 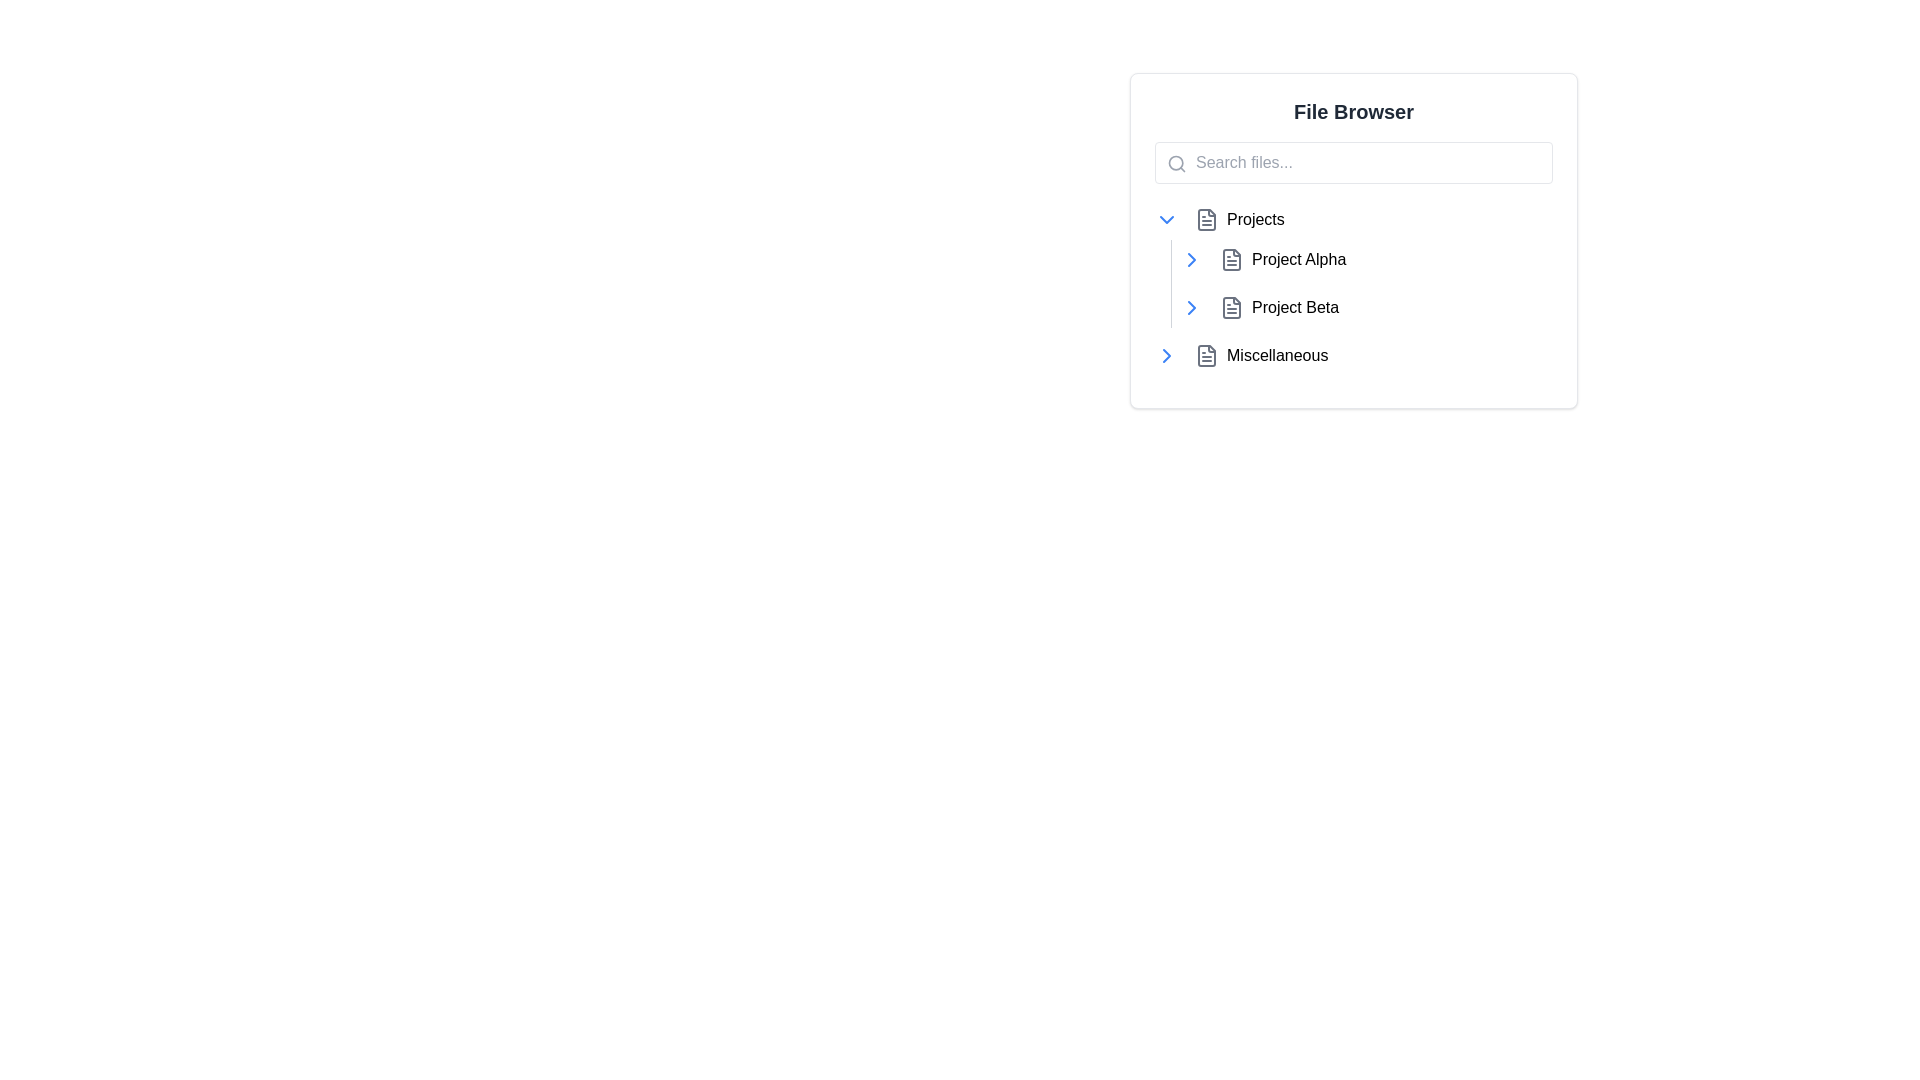 I want to click on the 'Miscellaneous' button with a document icon, so click(x=1260, y=354).